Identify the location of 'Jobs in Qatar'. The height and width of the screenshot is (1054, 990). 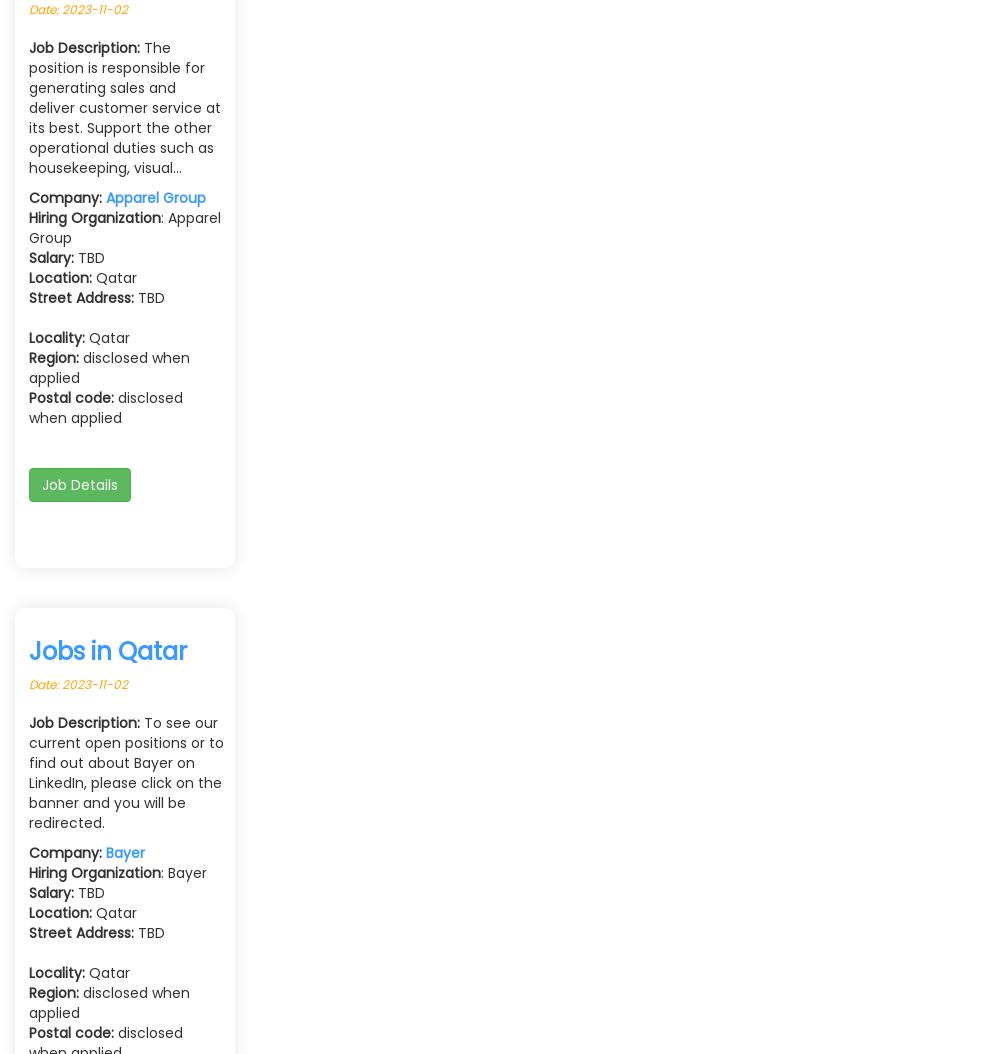
(107, 651).